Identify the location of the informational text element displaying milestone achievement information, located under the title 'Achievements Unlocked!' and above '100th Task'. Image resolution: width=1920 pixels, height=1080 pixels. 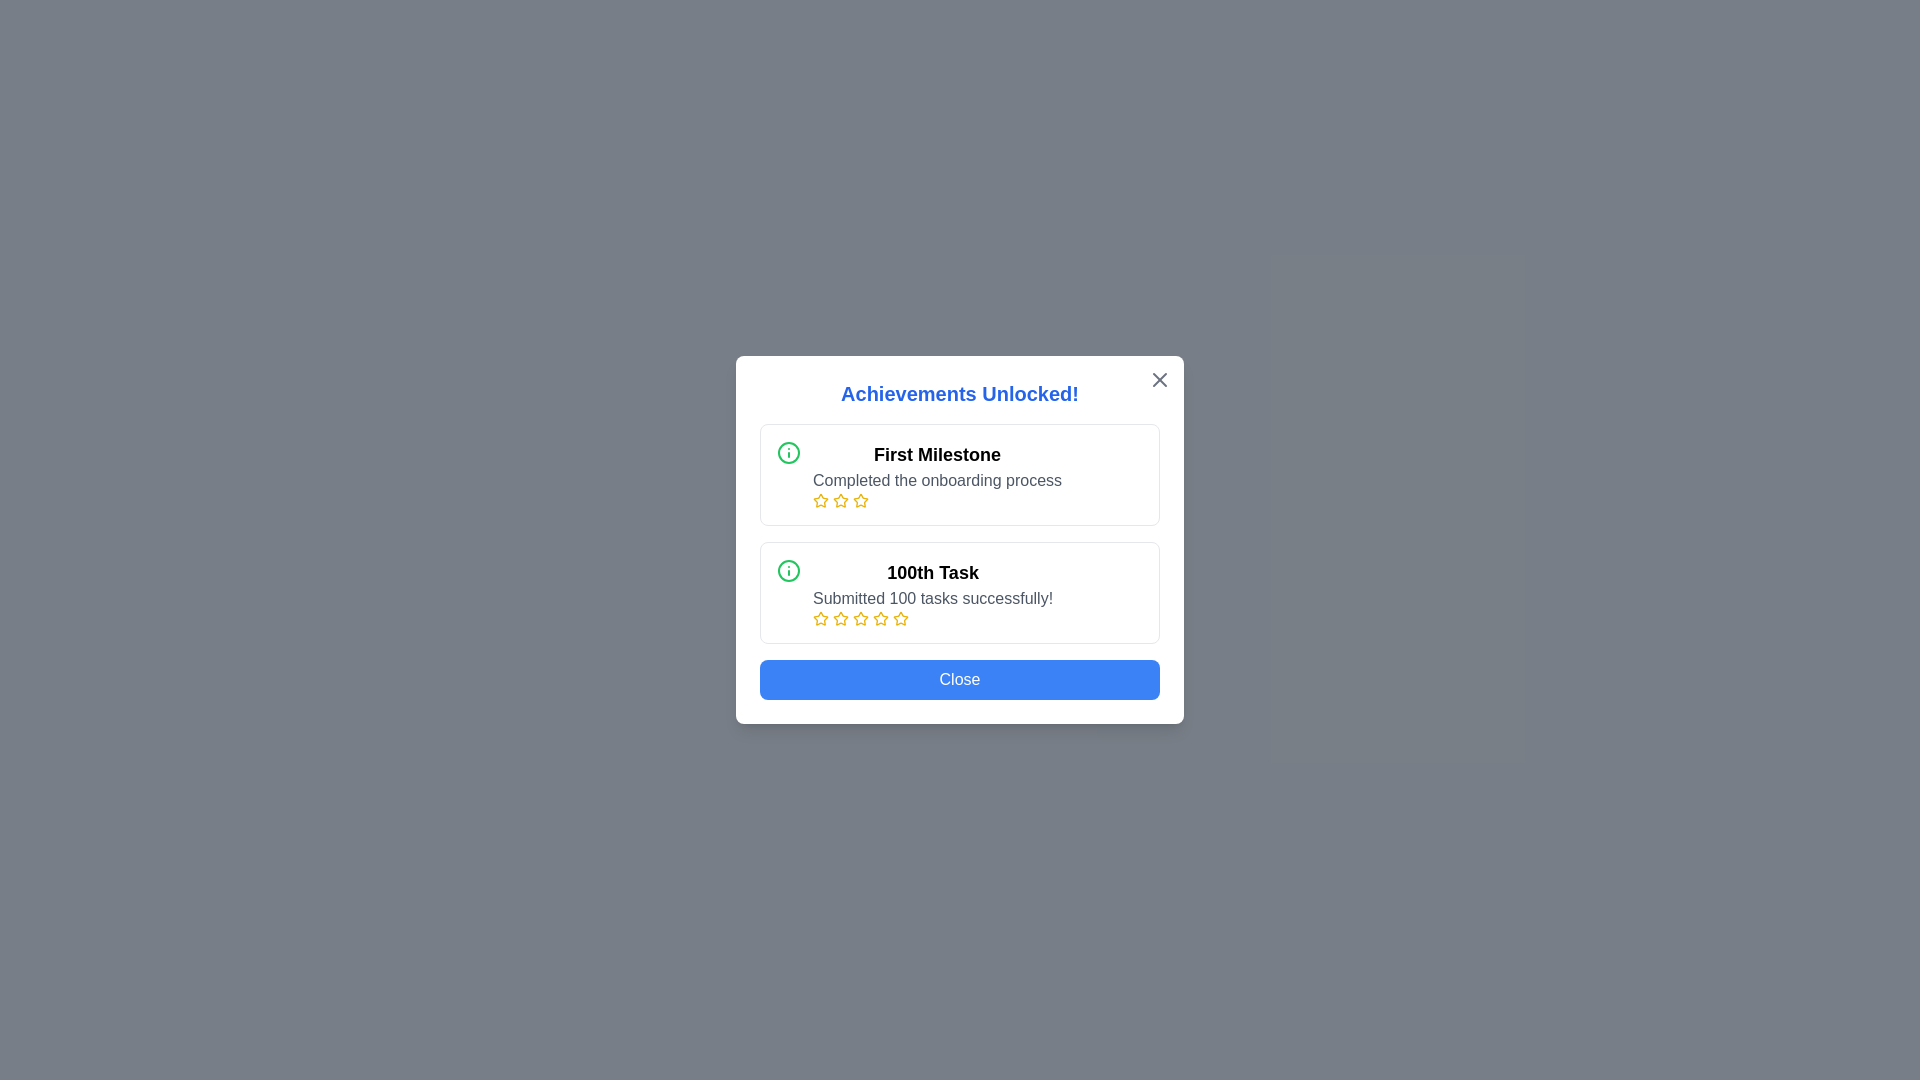
(936, 474).